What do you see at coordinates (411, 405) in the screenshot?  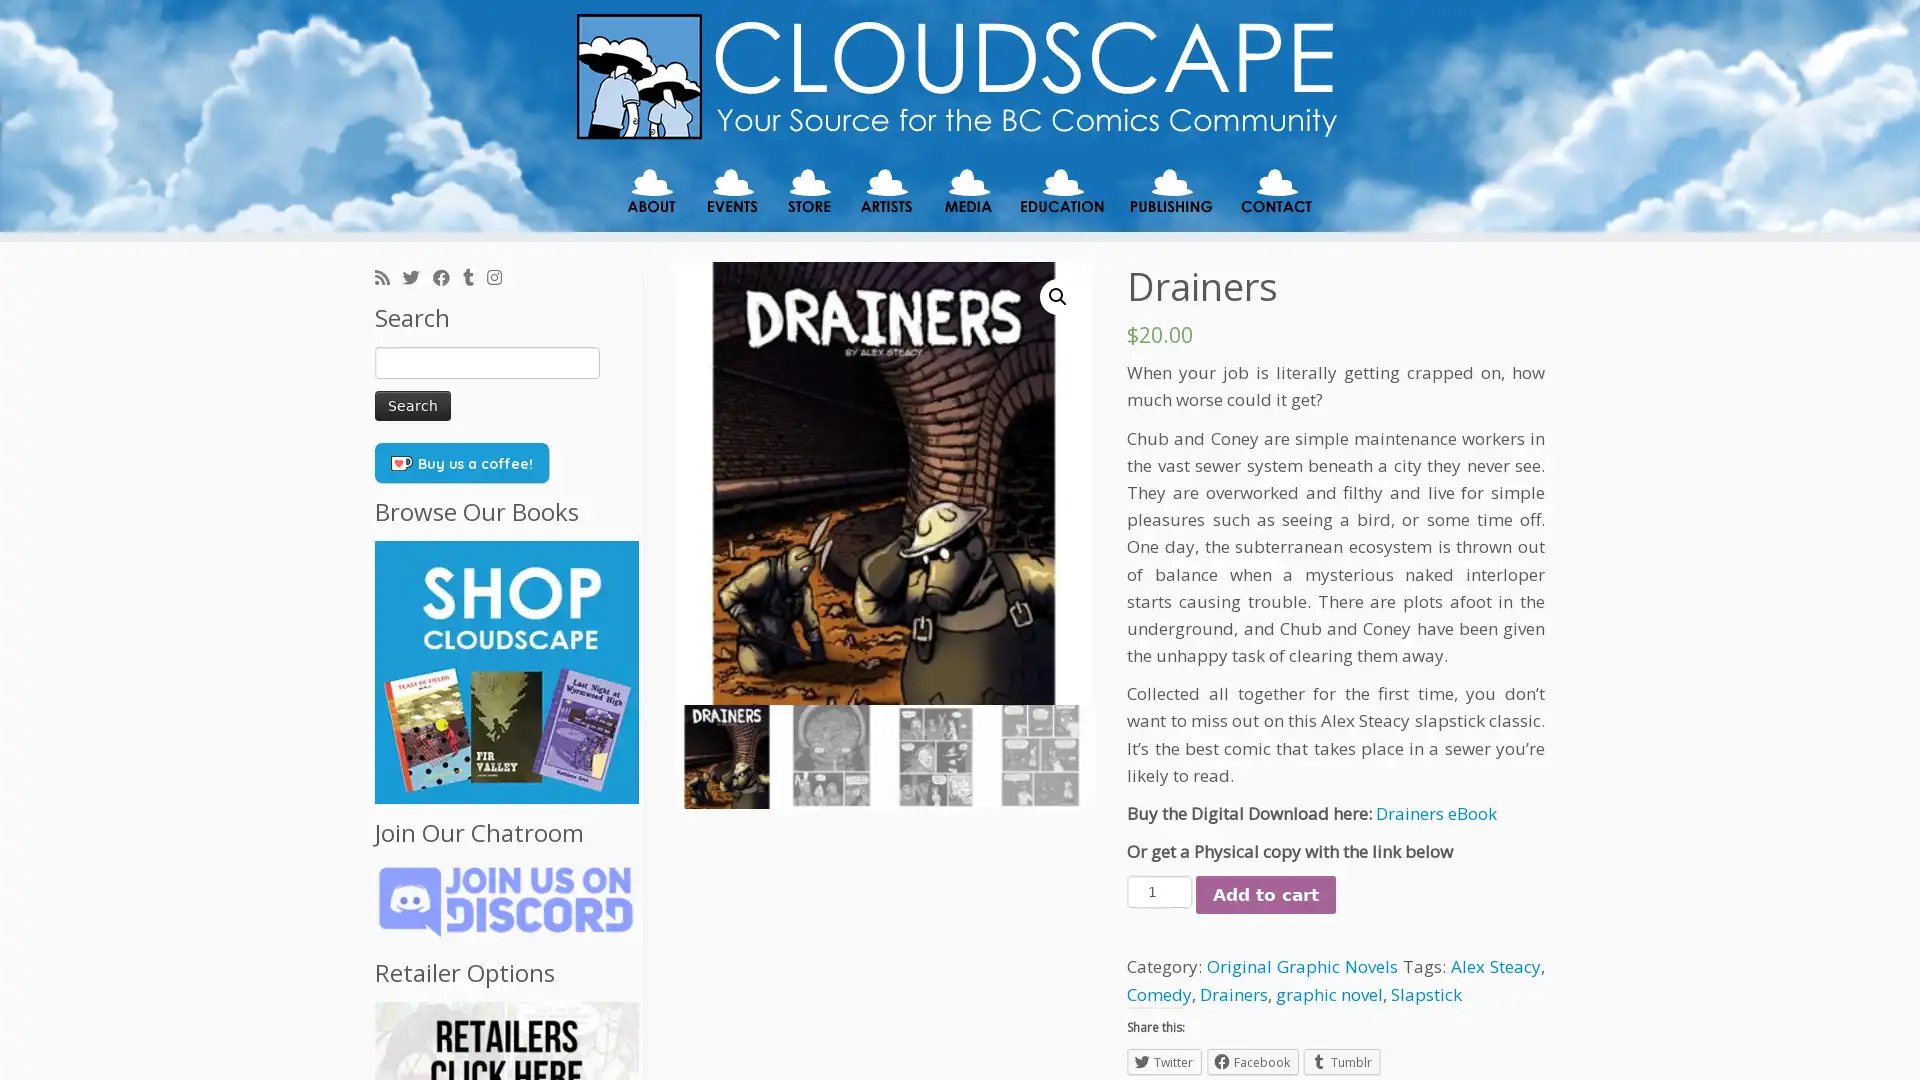 I see `Search` at bounding box center [411, 405].